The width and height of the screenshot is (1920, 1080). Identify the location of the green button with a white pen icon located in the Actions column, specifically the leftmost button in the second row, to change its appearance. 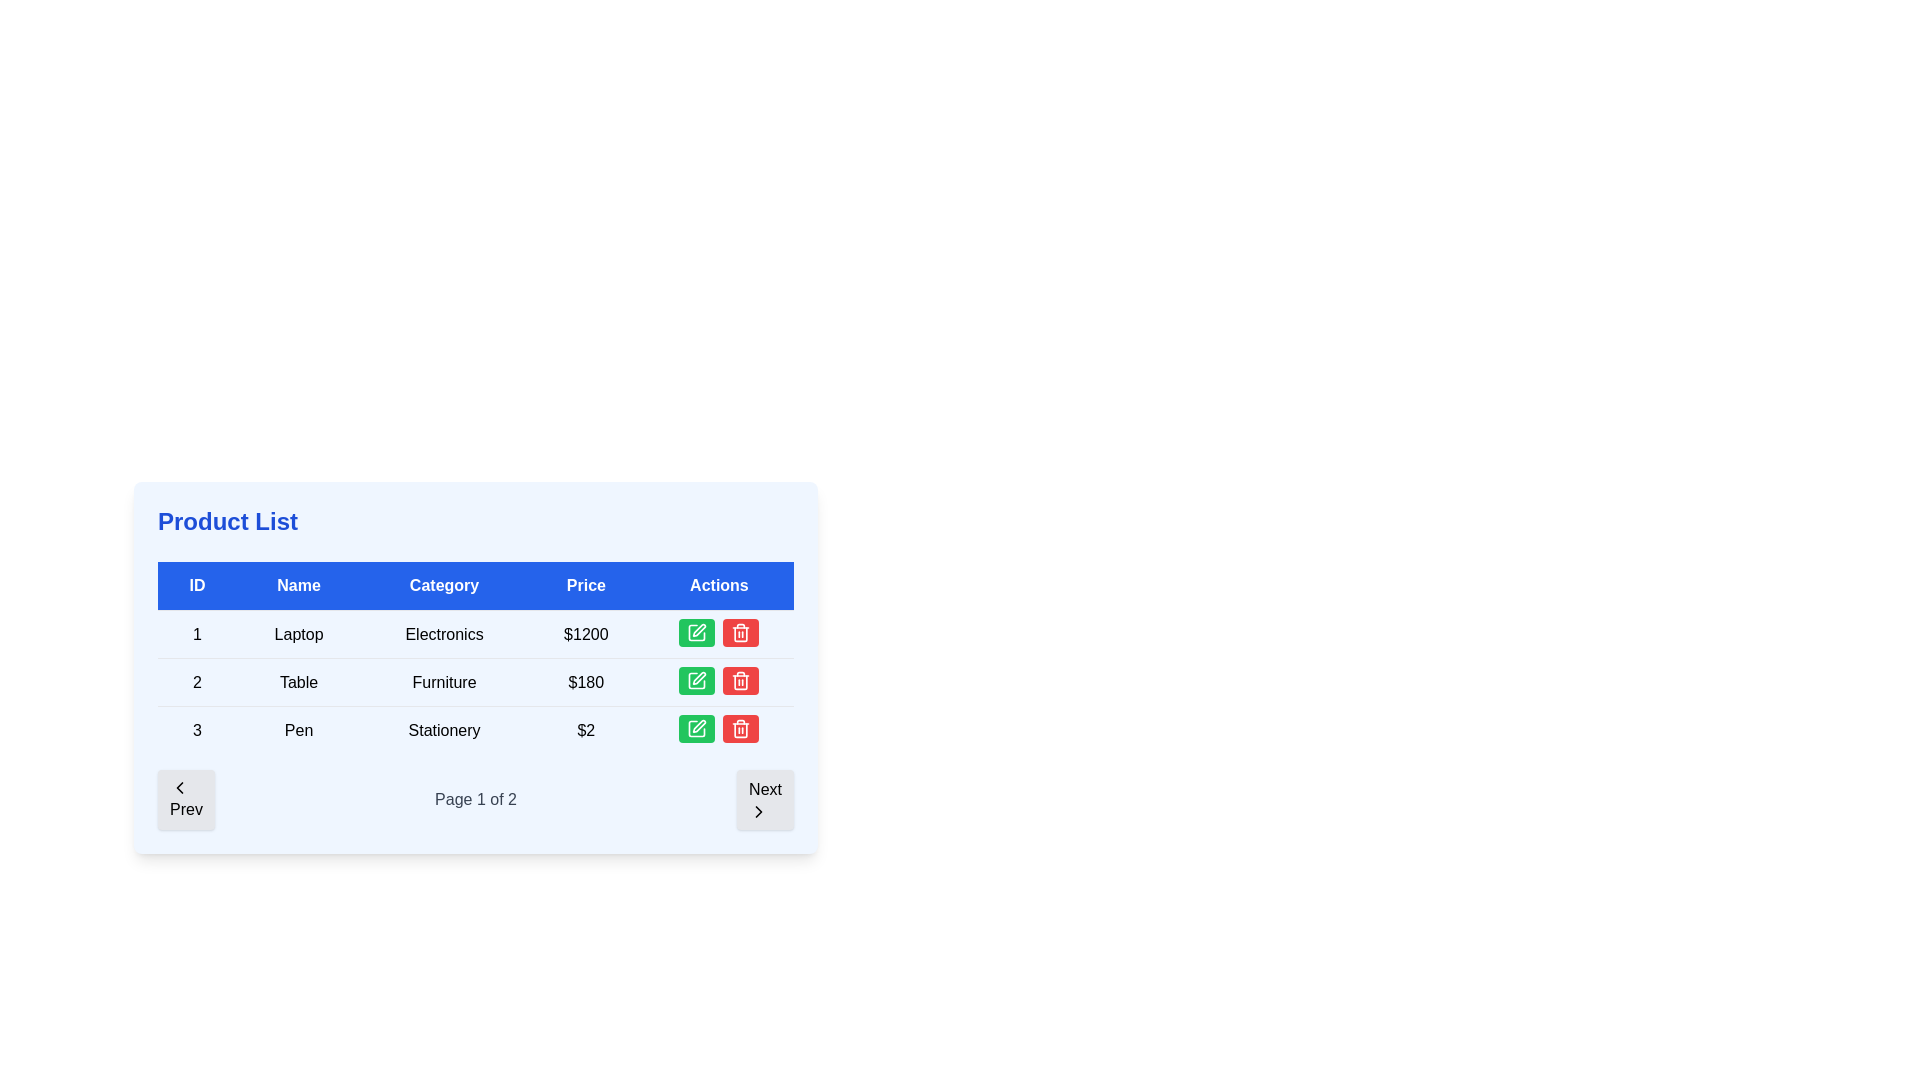
(697, 680).